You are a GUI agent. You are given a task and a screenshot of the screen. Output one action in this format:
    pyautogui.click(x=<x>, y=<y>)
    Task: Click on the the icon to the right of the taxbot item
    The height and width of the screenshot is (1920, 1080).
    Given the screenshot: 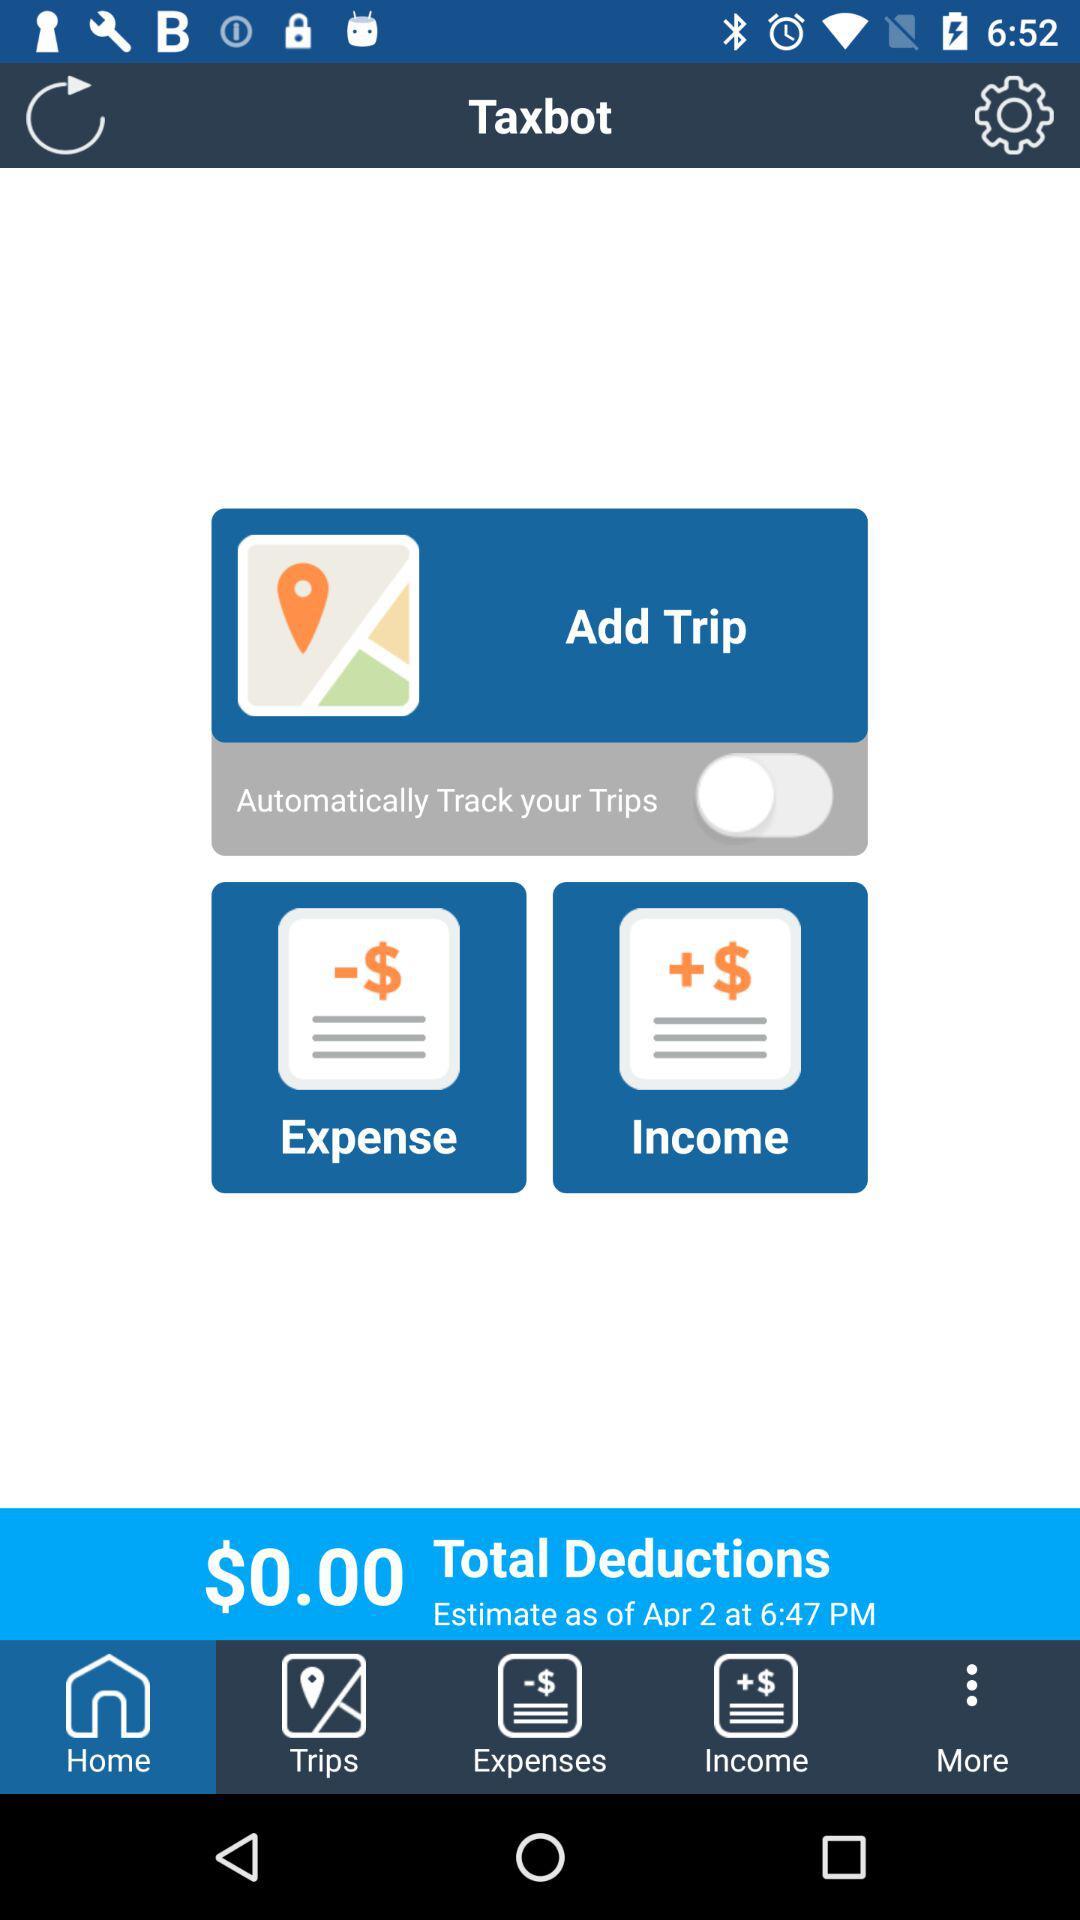 What is the action you would take?
    pyautogui.click(x=1014, y=114)
    